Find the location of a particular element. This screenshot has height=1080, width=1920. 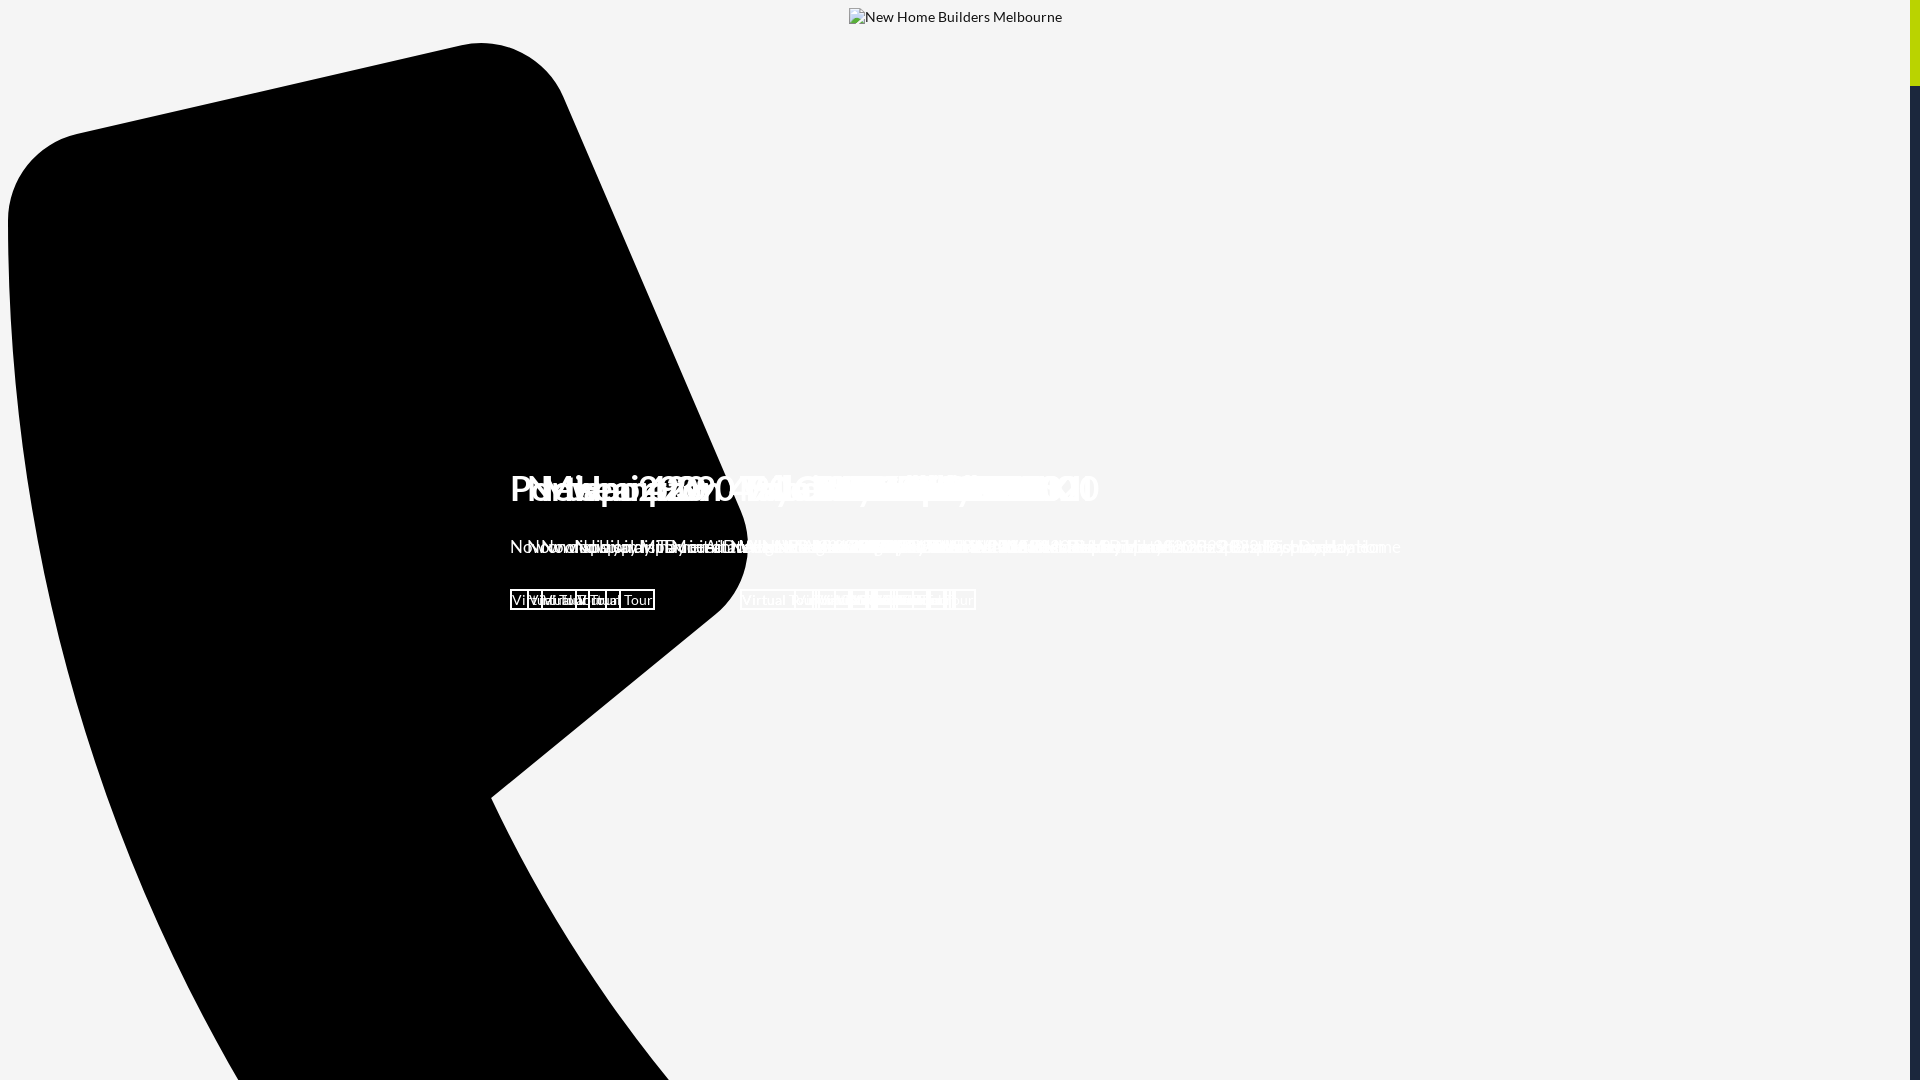

'Virtual Tour' is located at coordinates (915, 598).